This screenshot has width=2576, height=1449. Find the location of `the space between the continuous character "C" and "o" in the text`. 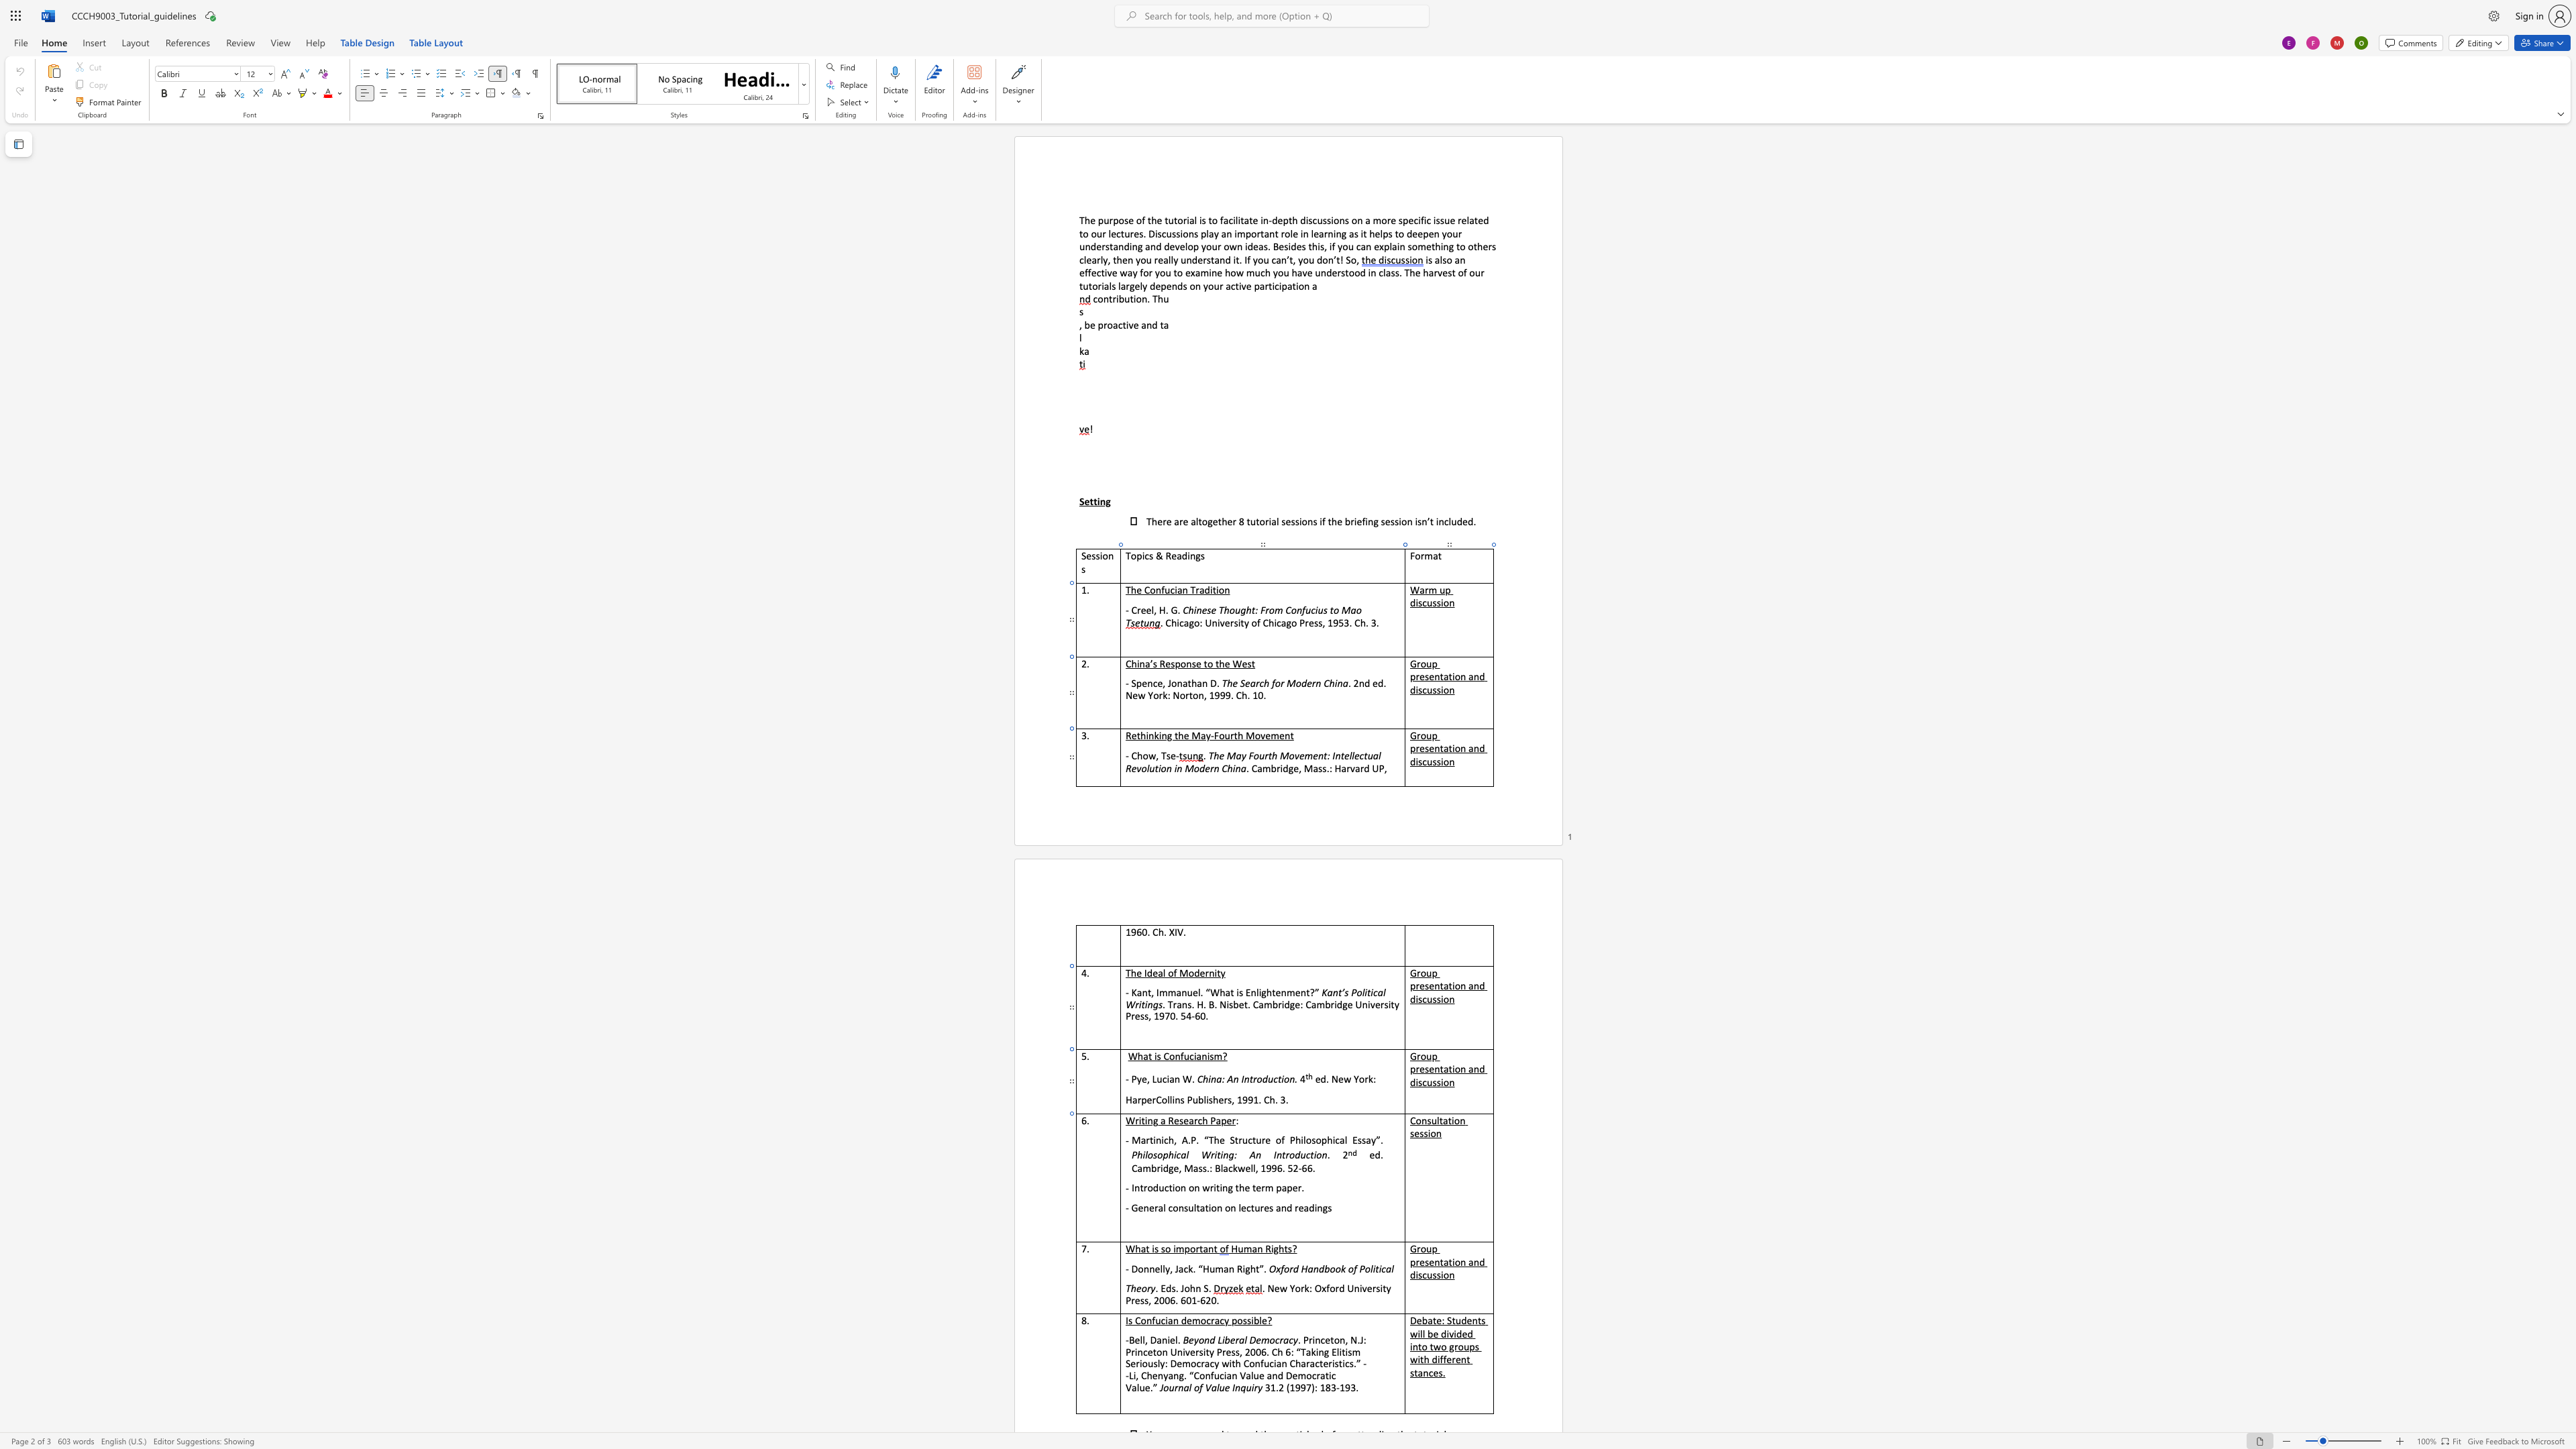

the space between the continuous character "C" and "o" in the text is located at coordinates (1168, 1055).